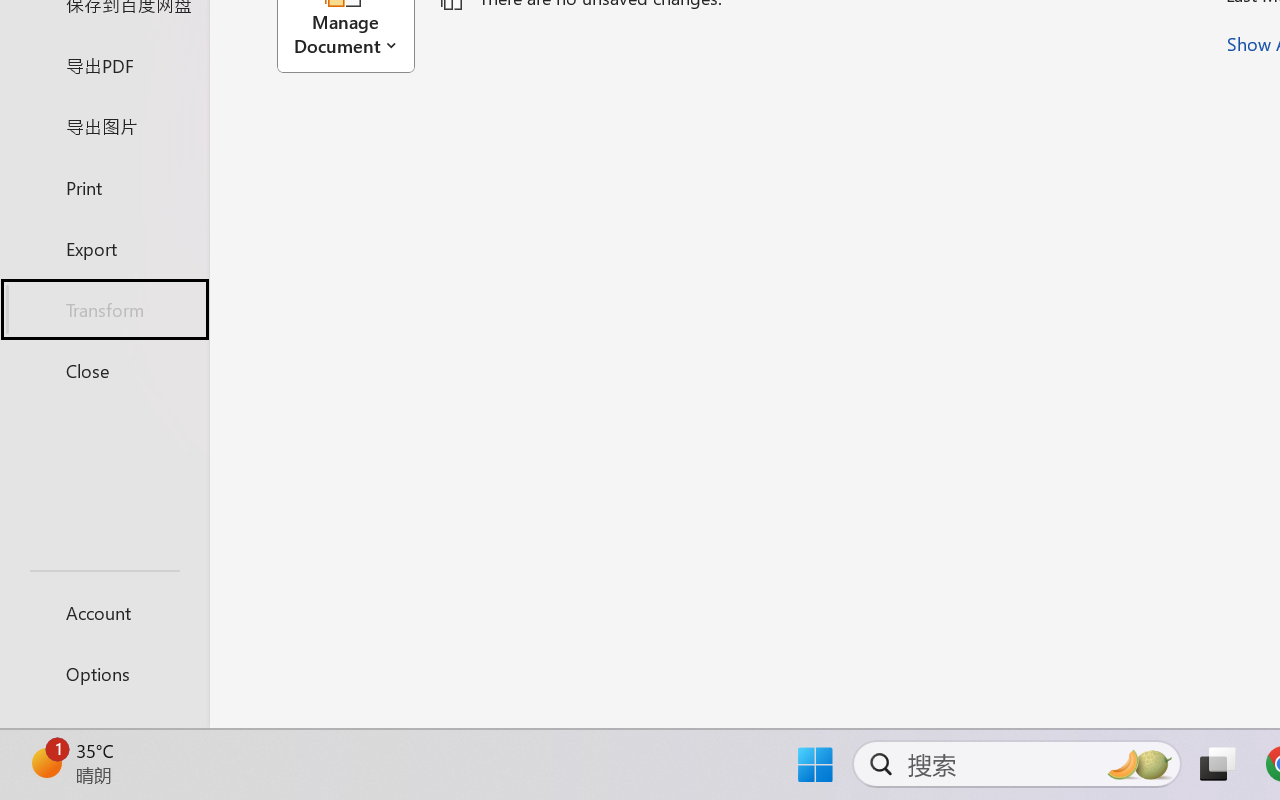 This screenshot has width=1280, height=800. I want to click on 'Account', so click(103, 612).